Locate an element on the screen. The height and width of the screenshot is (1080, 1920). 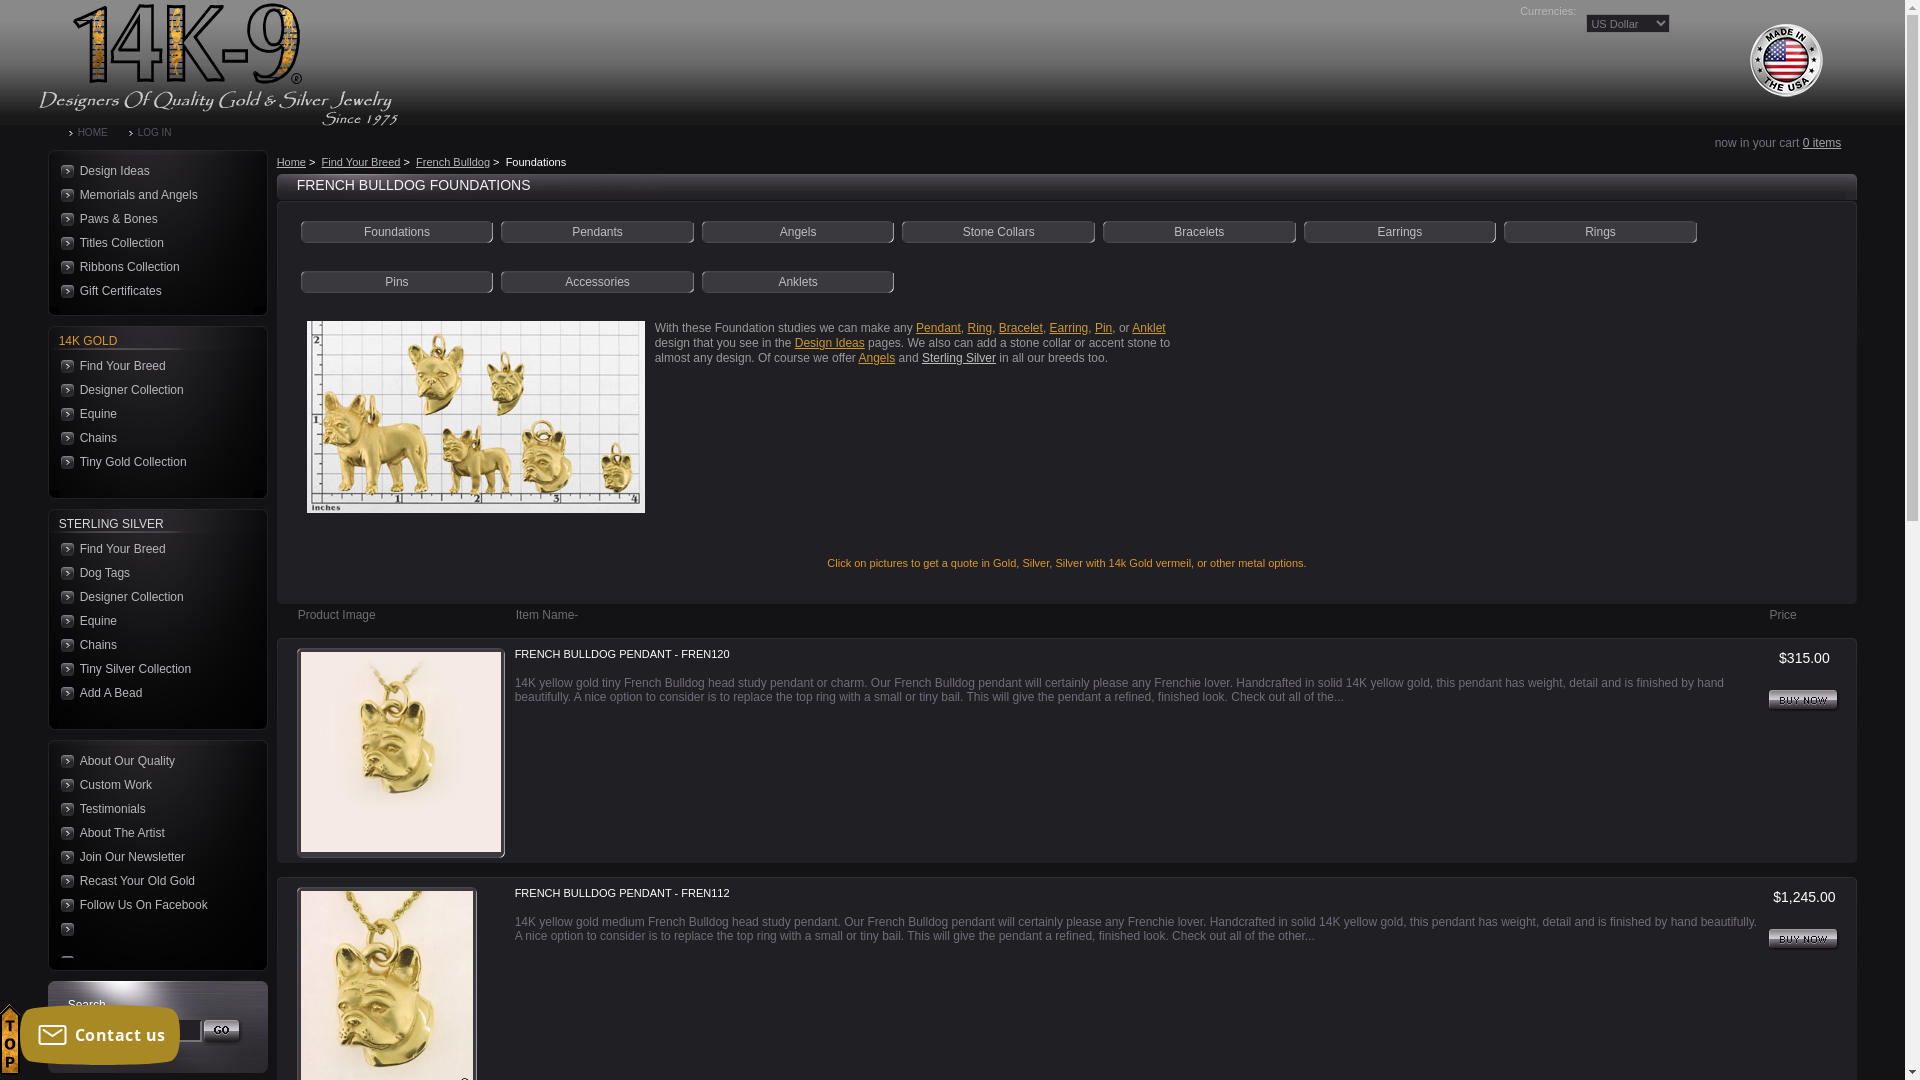
'Memorials and Angels' is located at coordinates (151, 195).